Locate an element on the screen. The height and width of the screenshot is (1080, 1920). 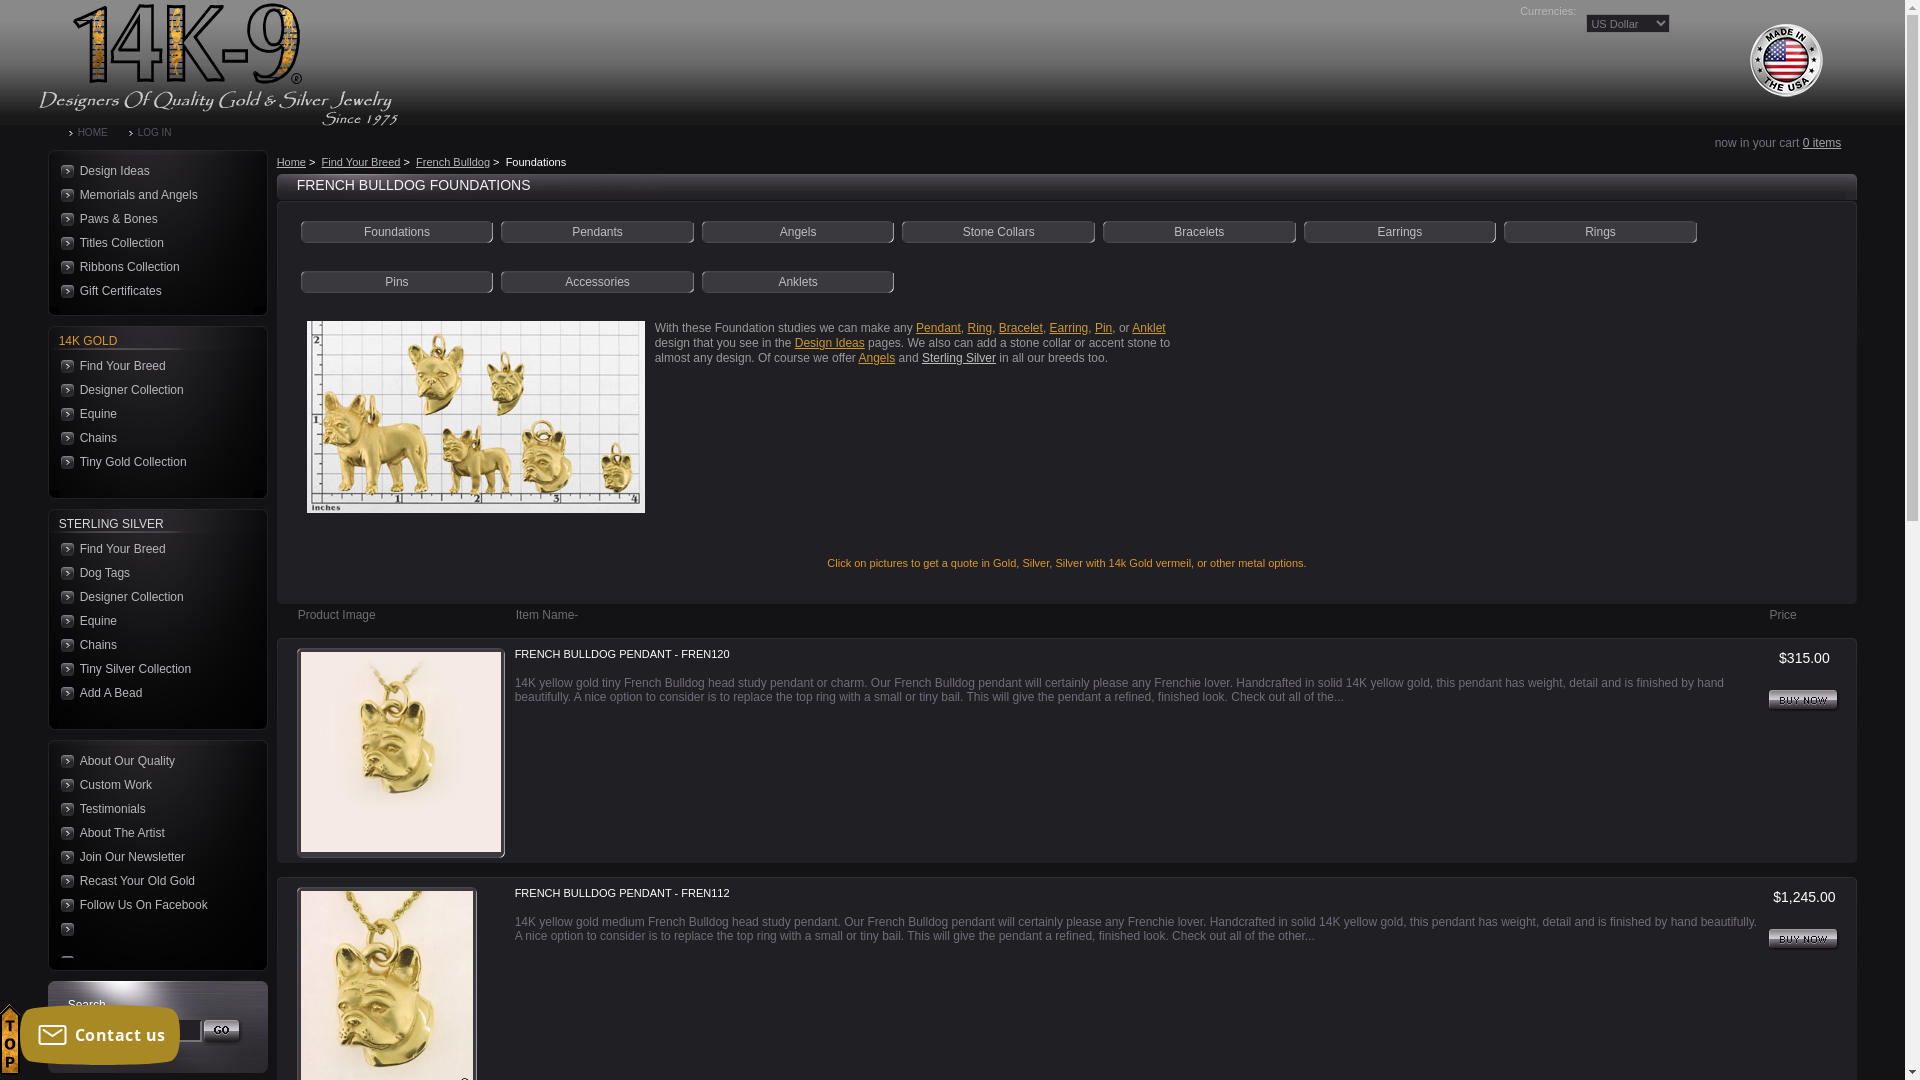
'Memorials and Angels' is located at coordinates (151, 195).